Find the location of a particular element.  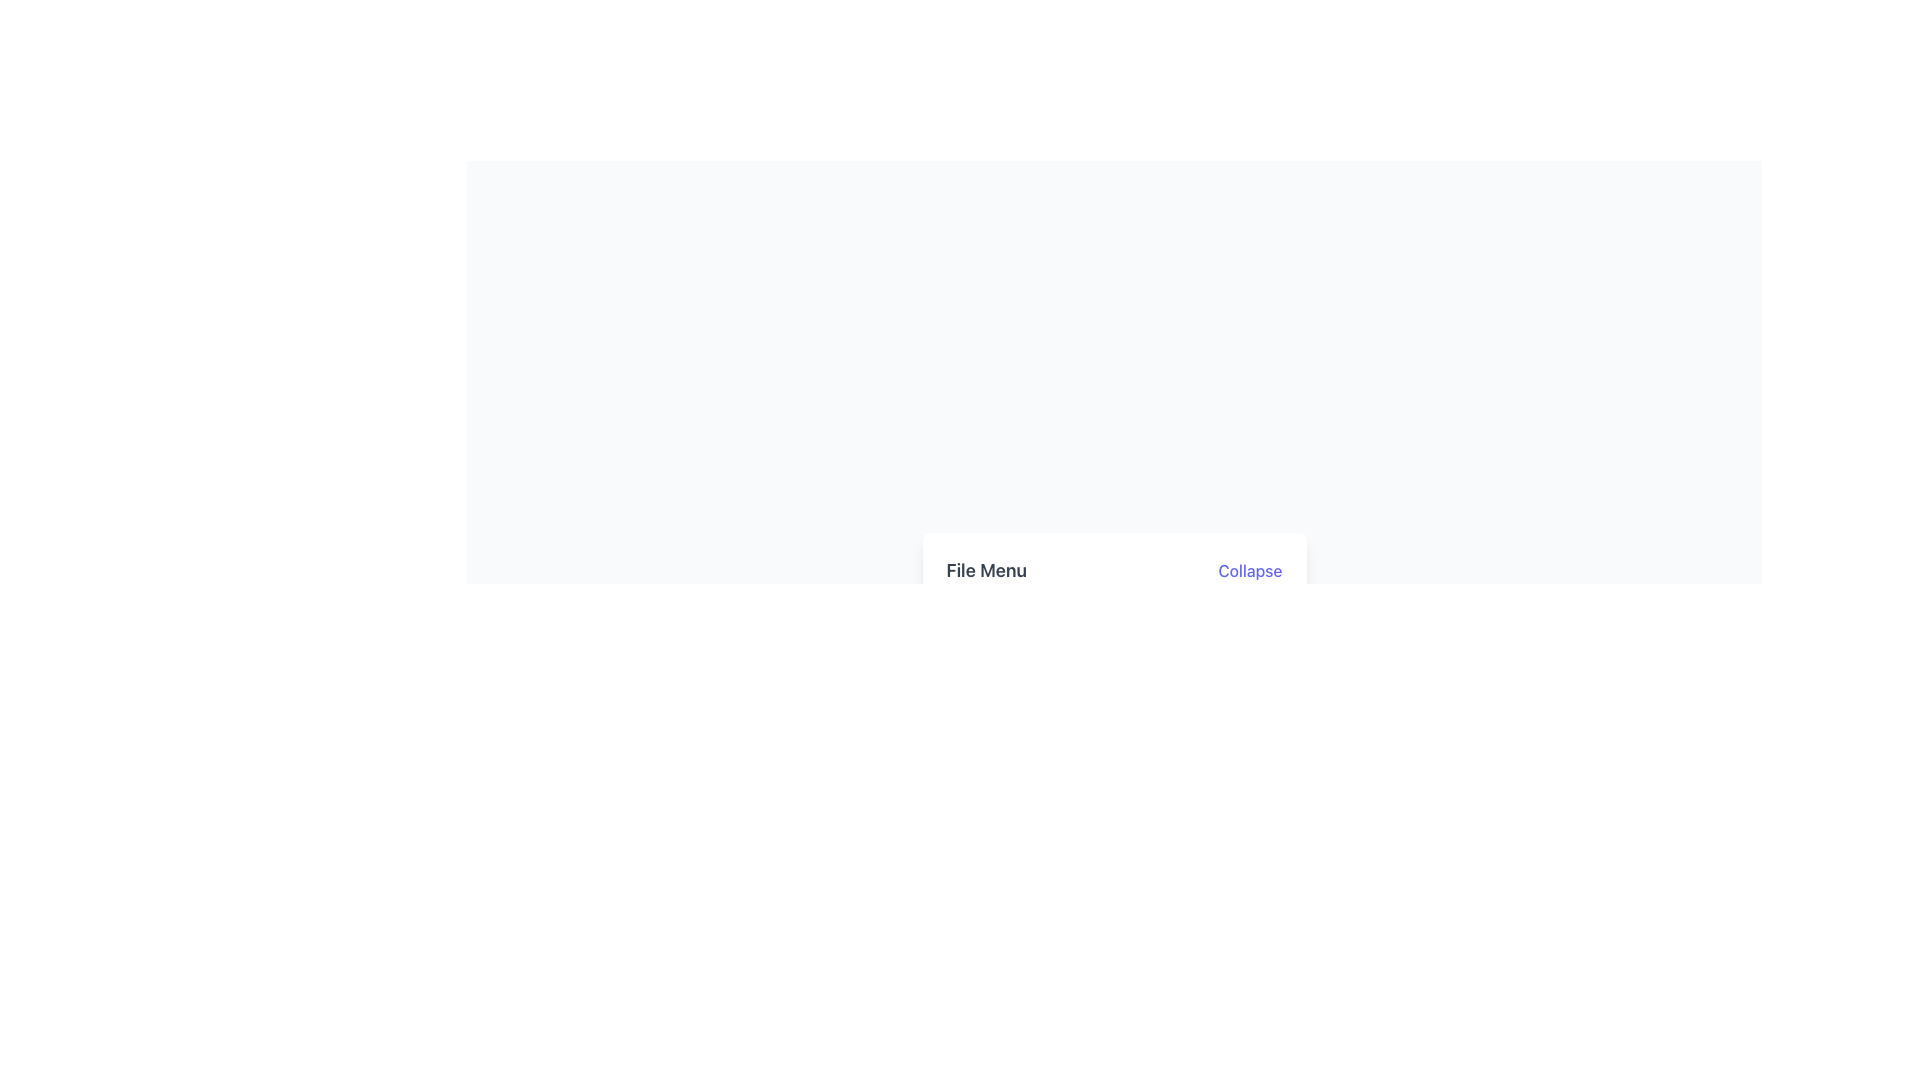

the 'Collapse' hyperlink styled in indigo blue, positioned to the right of the 'File Menu' text is located at coordinates (1249, 570).